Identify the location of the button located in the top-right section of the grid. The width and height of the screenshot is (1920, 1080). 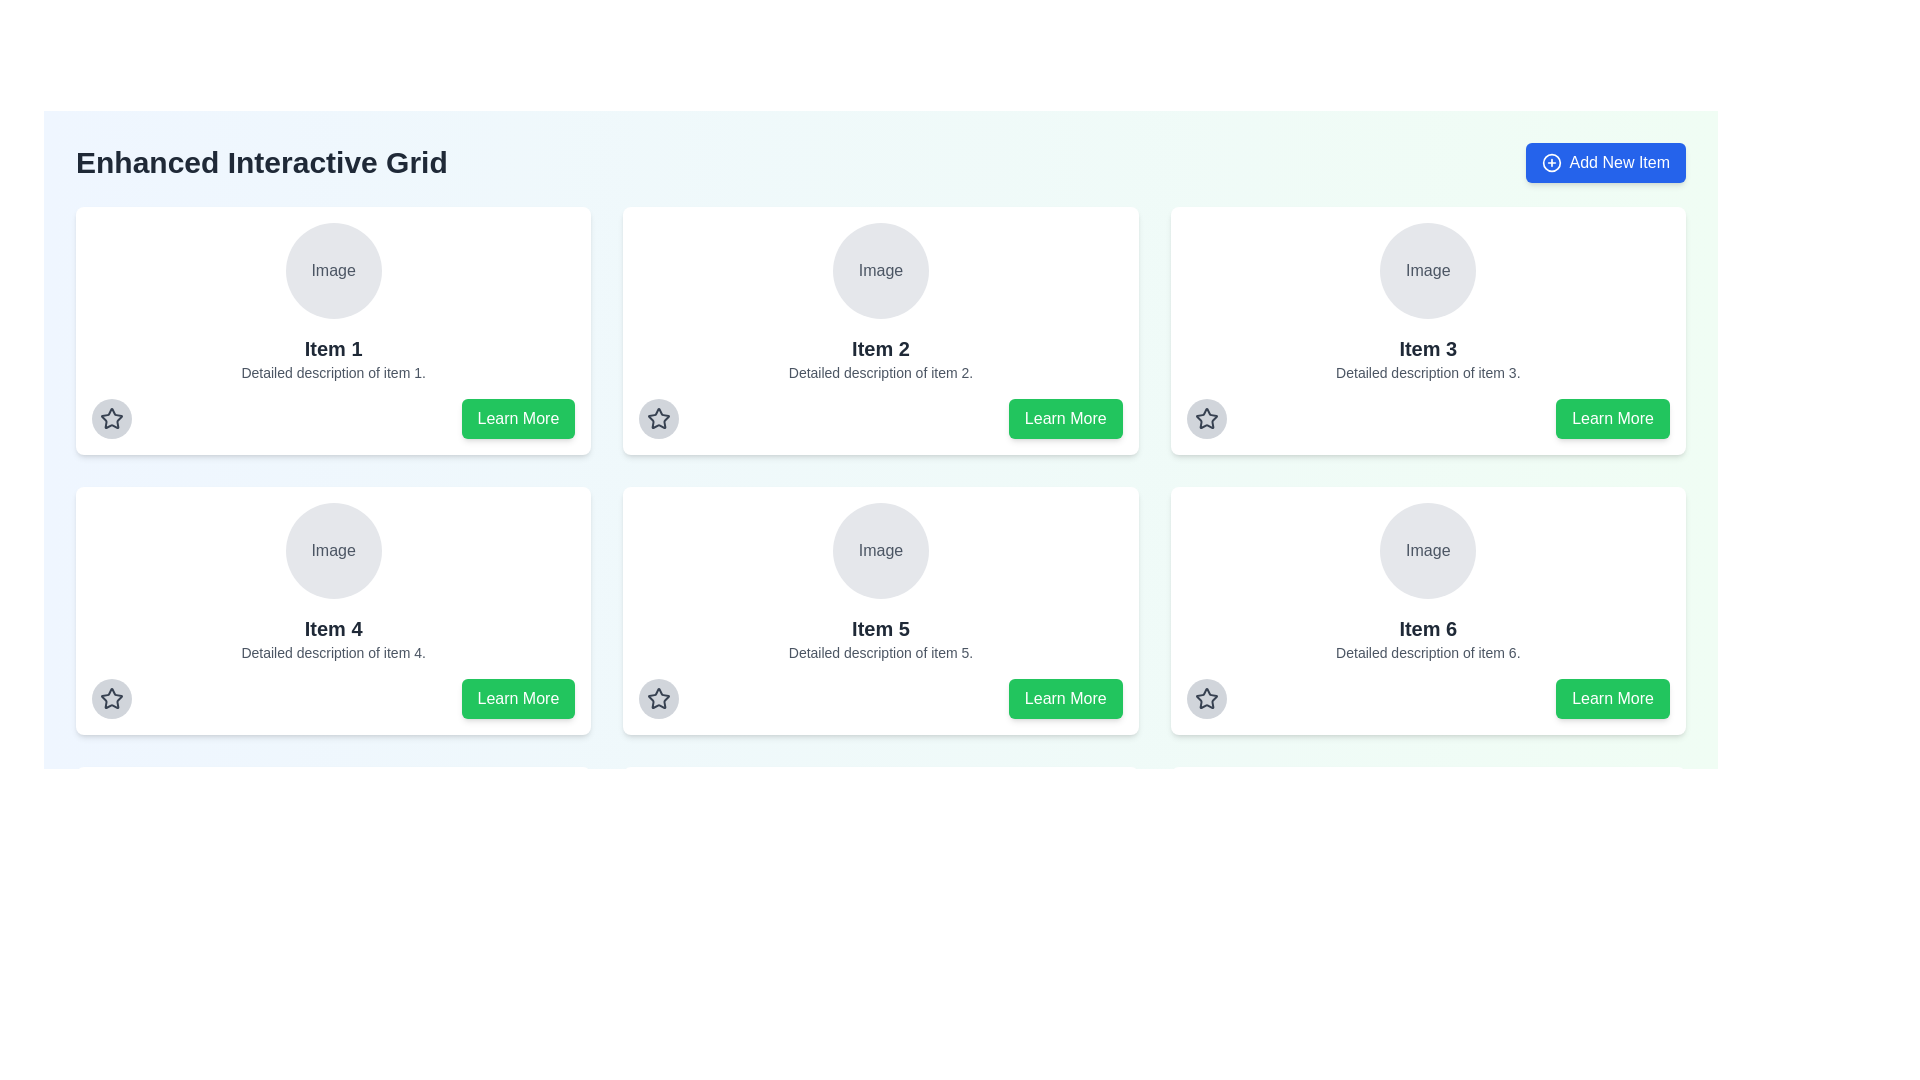
(1612, 418).